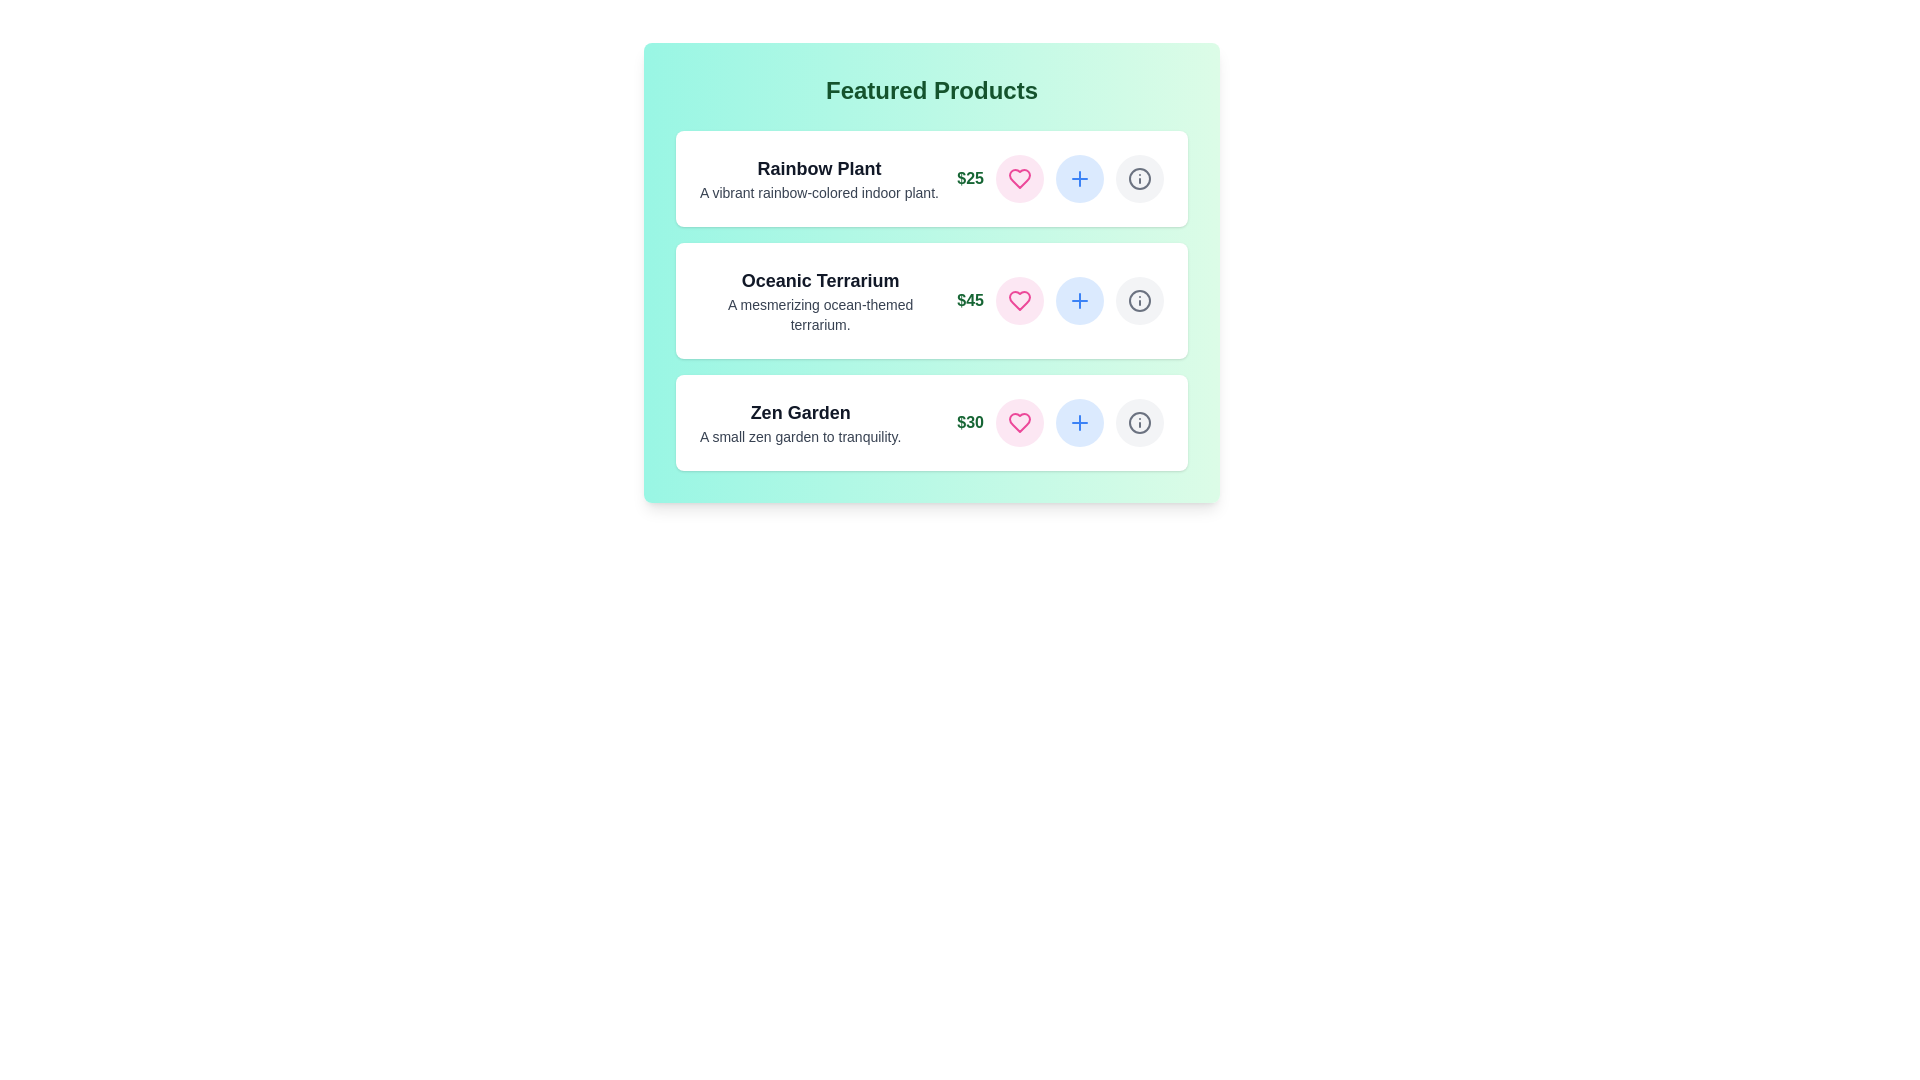 Image resolution: width=1920 pixels, height=1080 pixels. I want to click on plus button for the product Rainbow Plant to add it to the cart, so click(1079, 177).